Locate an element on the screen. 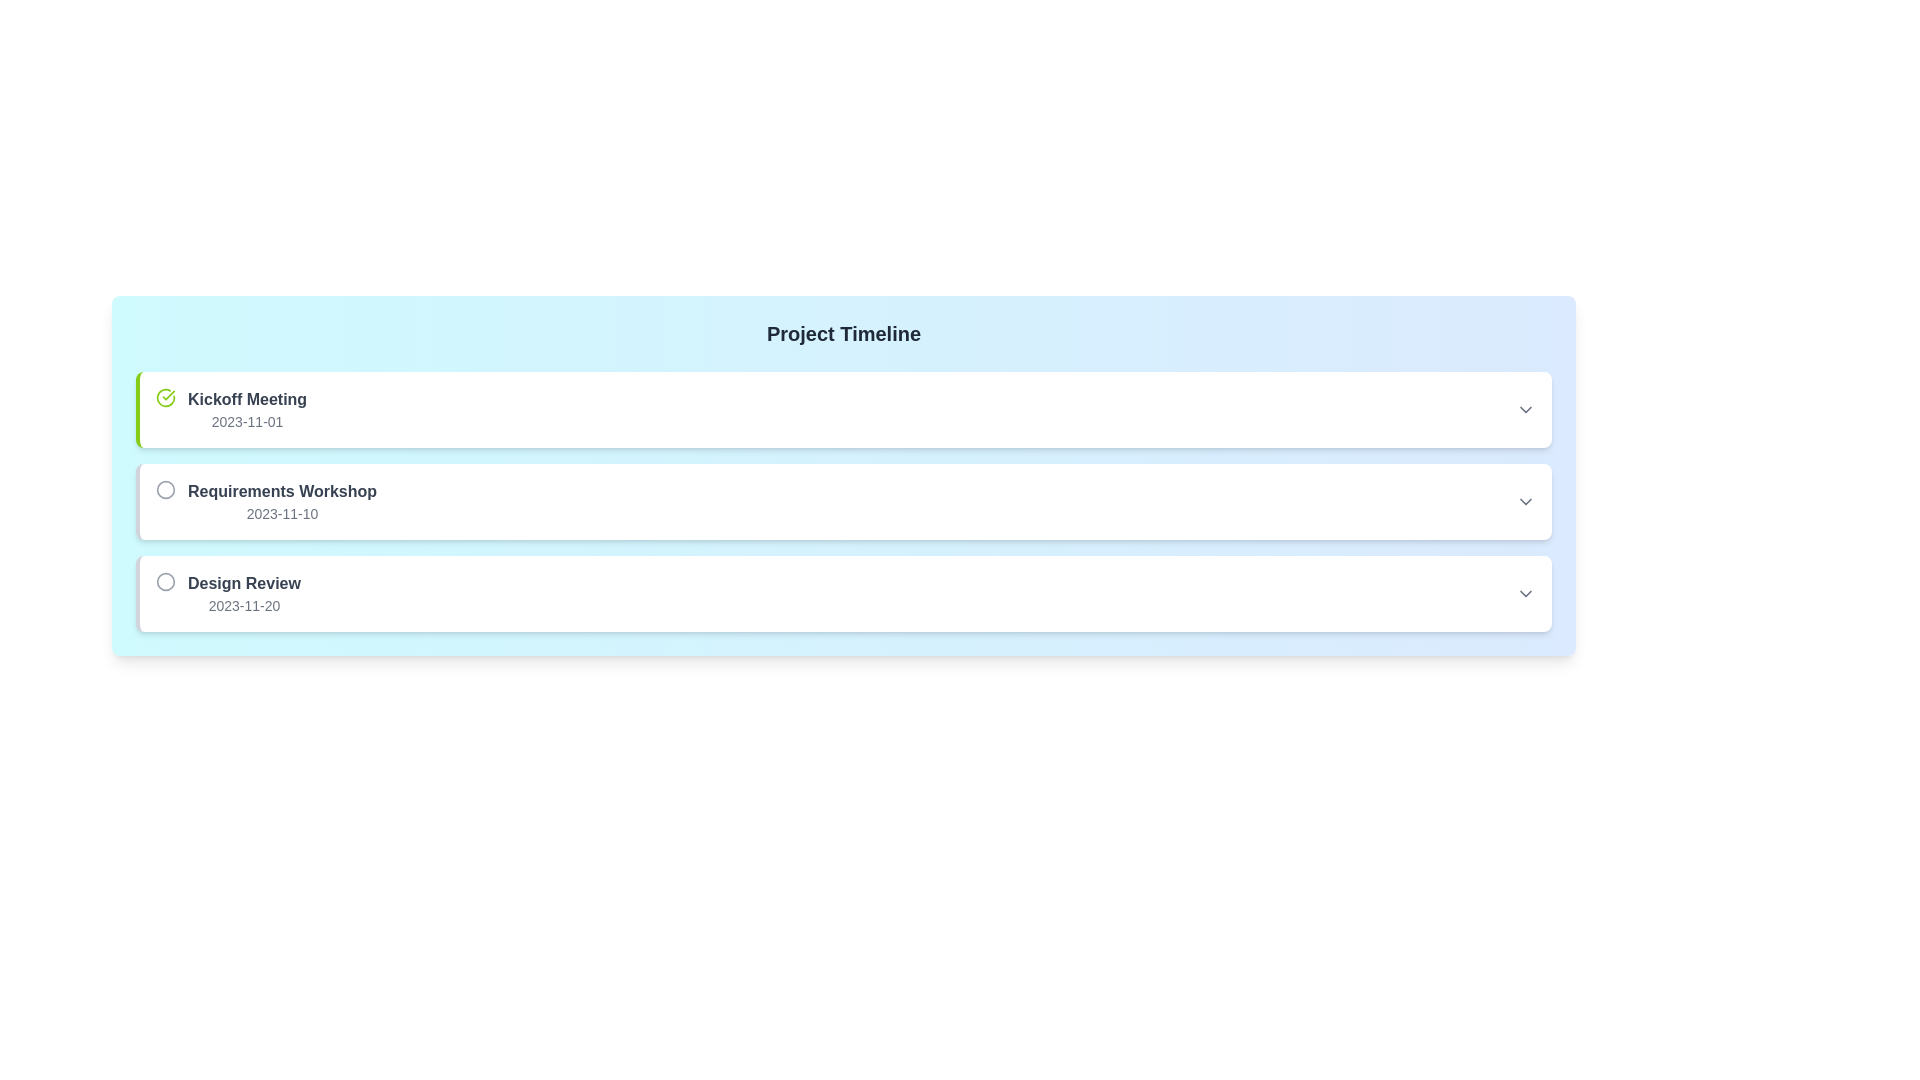 This screenshot has width=1920, height=1080. the circular icon located to the left of the text 'Design Review' and '2023-11-20' in the third row of the 'Project Timeline' section is located at coordinates (166, 582).